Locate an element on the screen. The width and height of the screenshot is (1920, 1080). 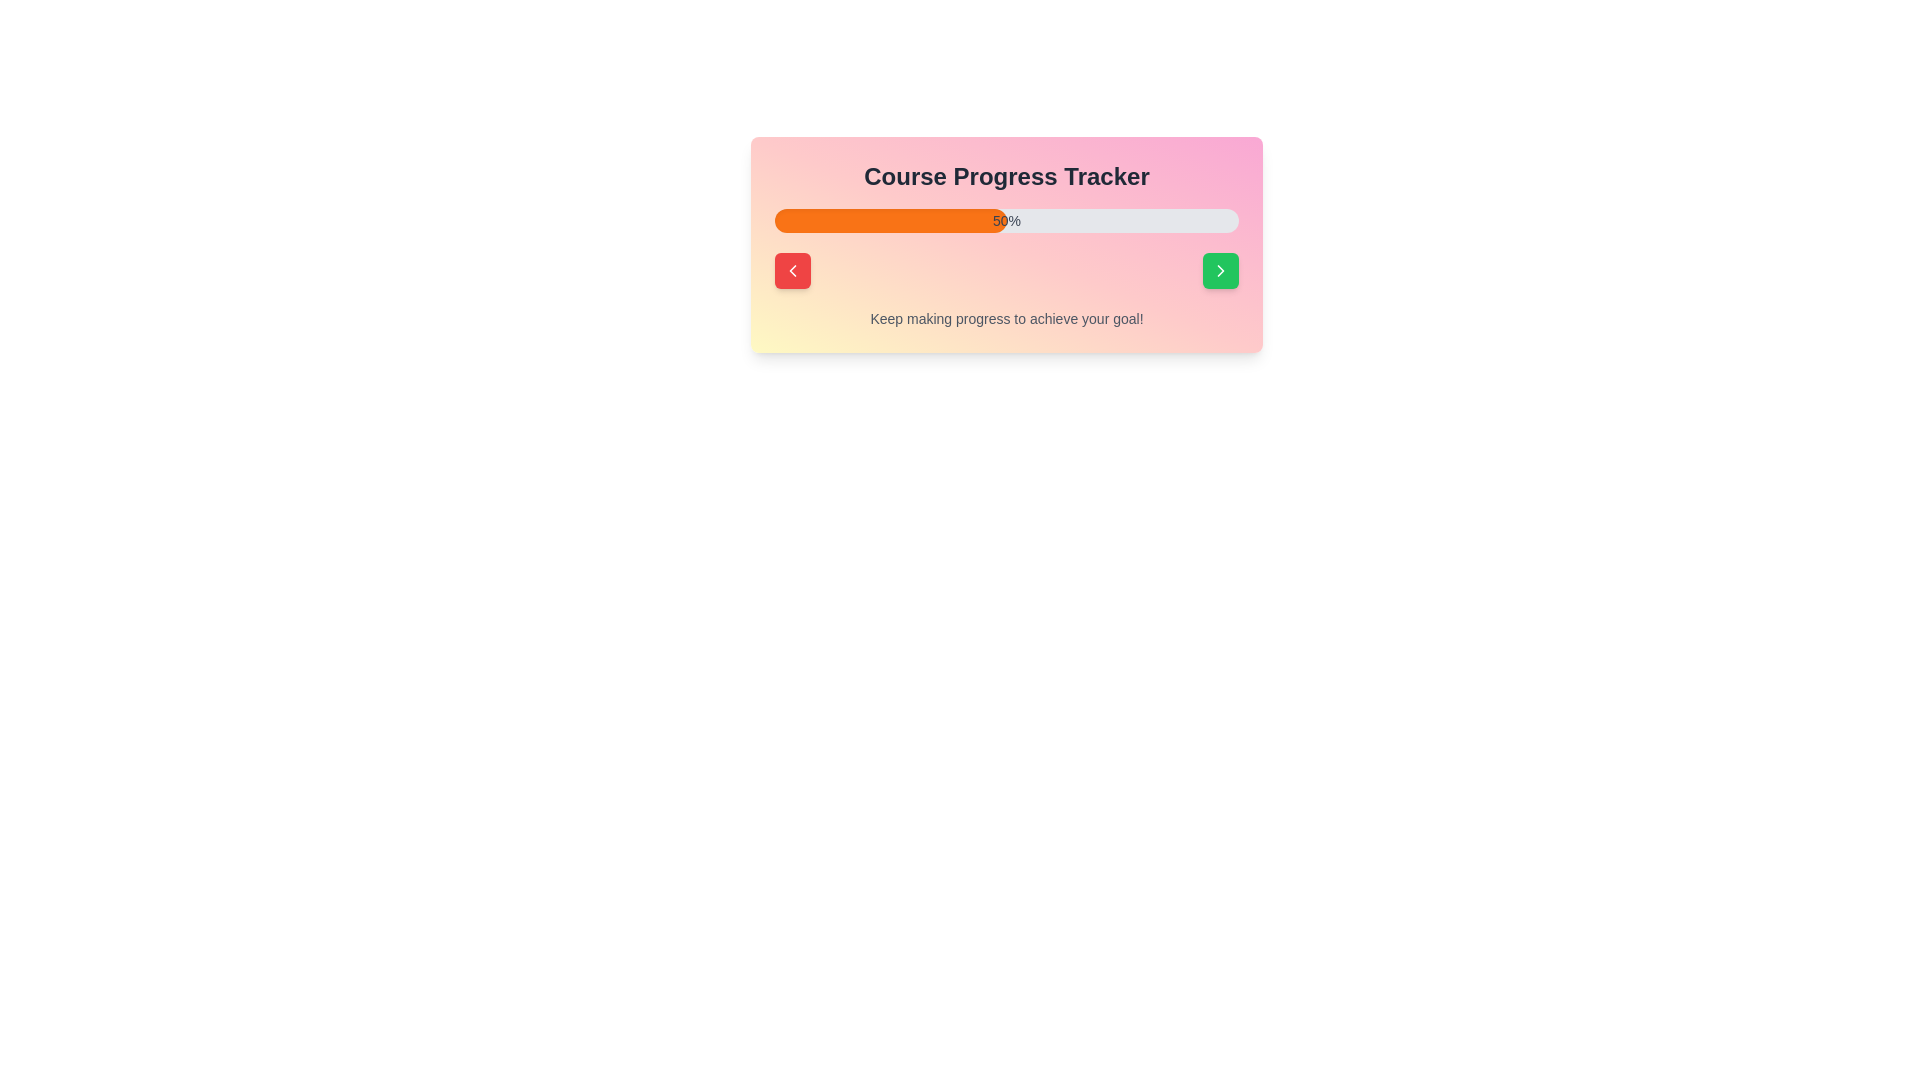
the filled portion of the progress bar that visually represents 50% completion of the course progress is located at coordinates (890, 220).